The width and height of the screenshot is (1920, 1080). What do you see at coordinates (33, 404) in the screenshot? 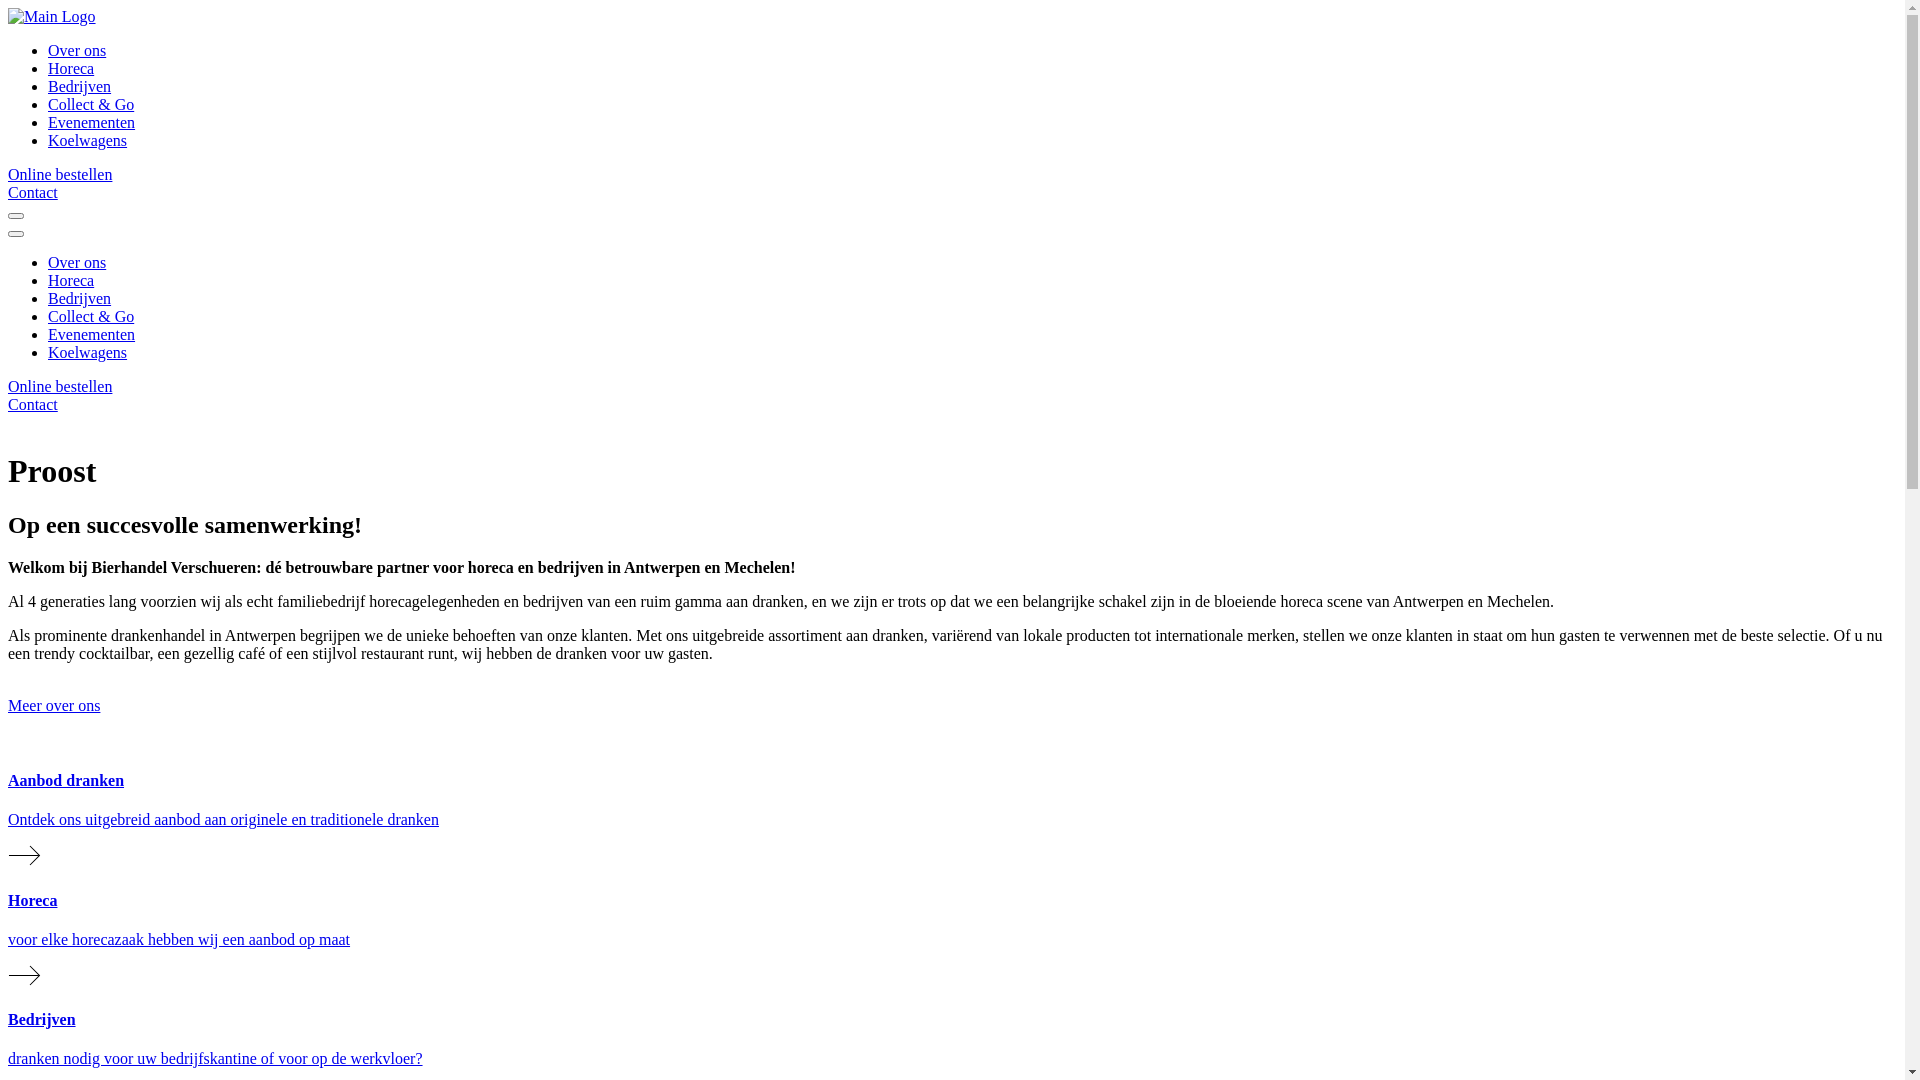
I see `'Contact'` at bounding box center [33, 404].